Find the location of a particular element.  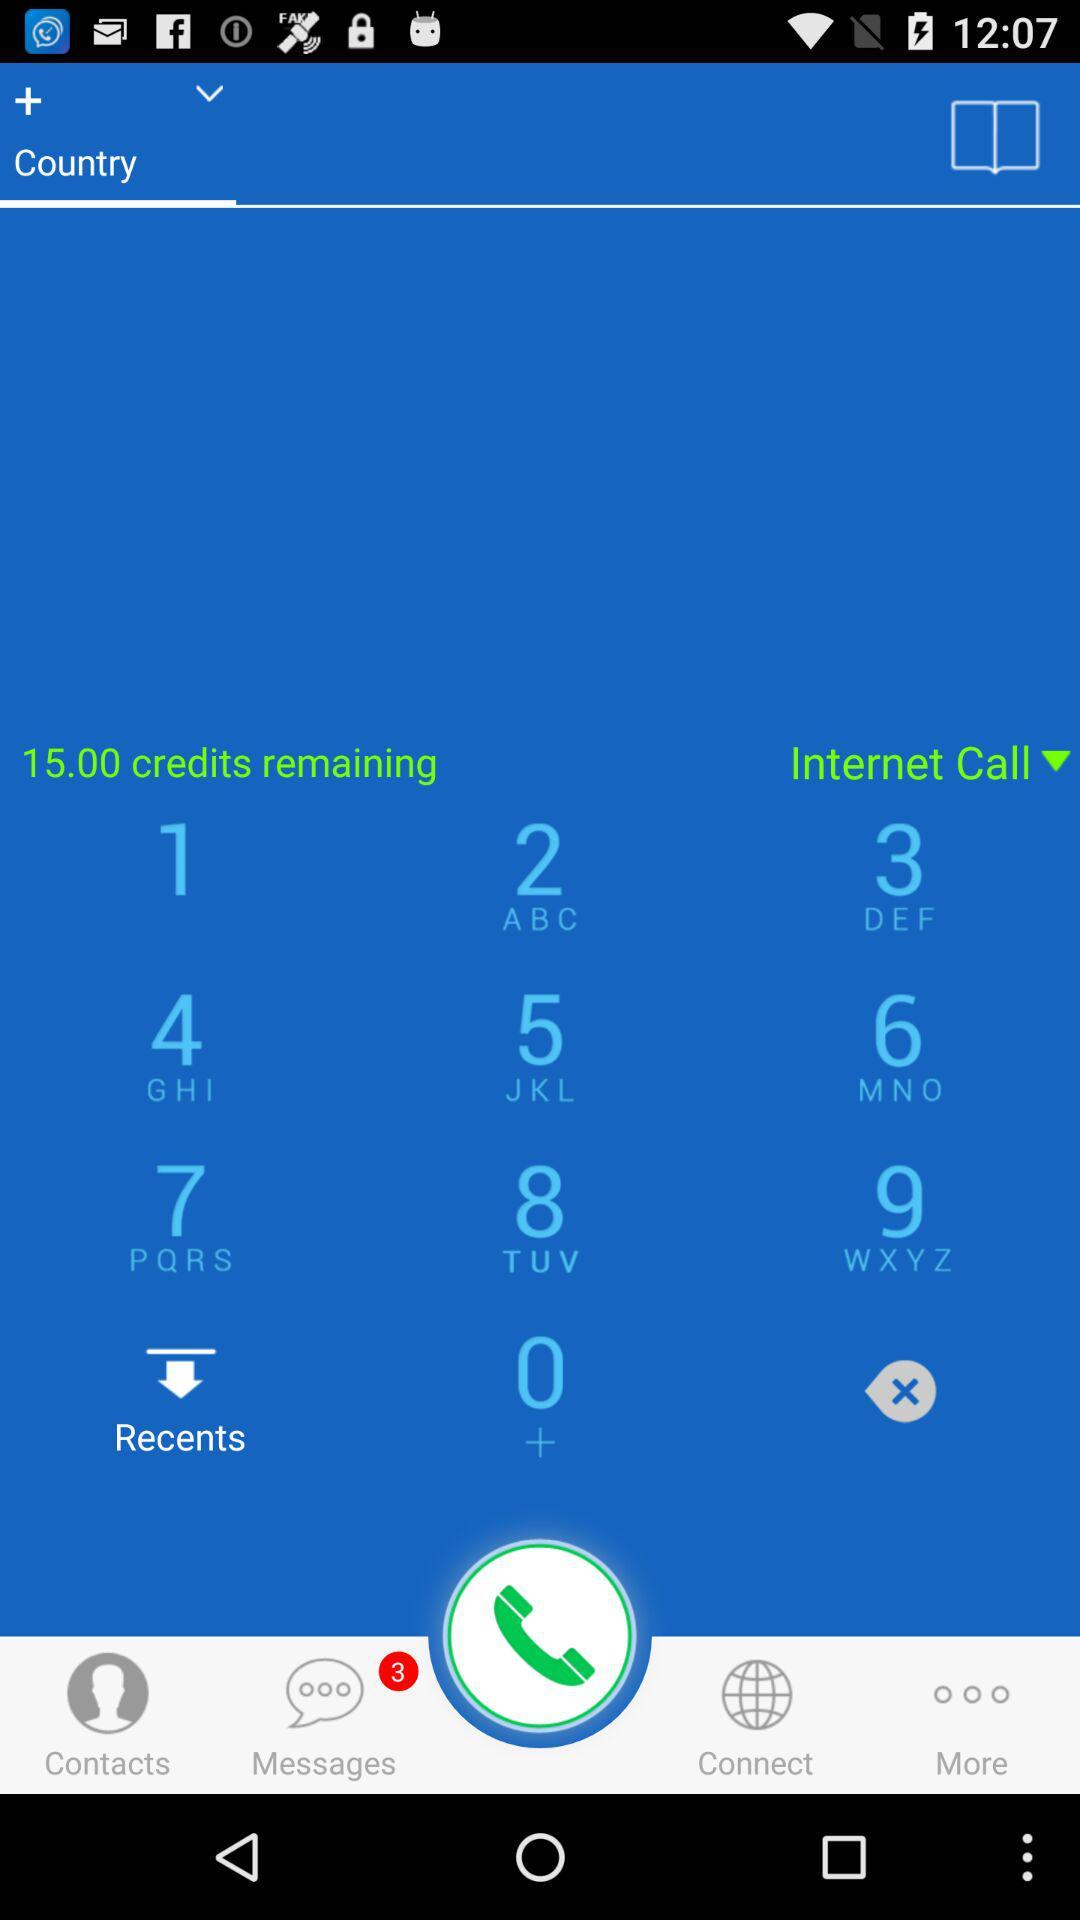

contacts is located at coordinates (995, 134).